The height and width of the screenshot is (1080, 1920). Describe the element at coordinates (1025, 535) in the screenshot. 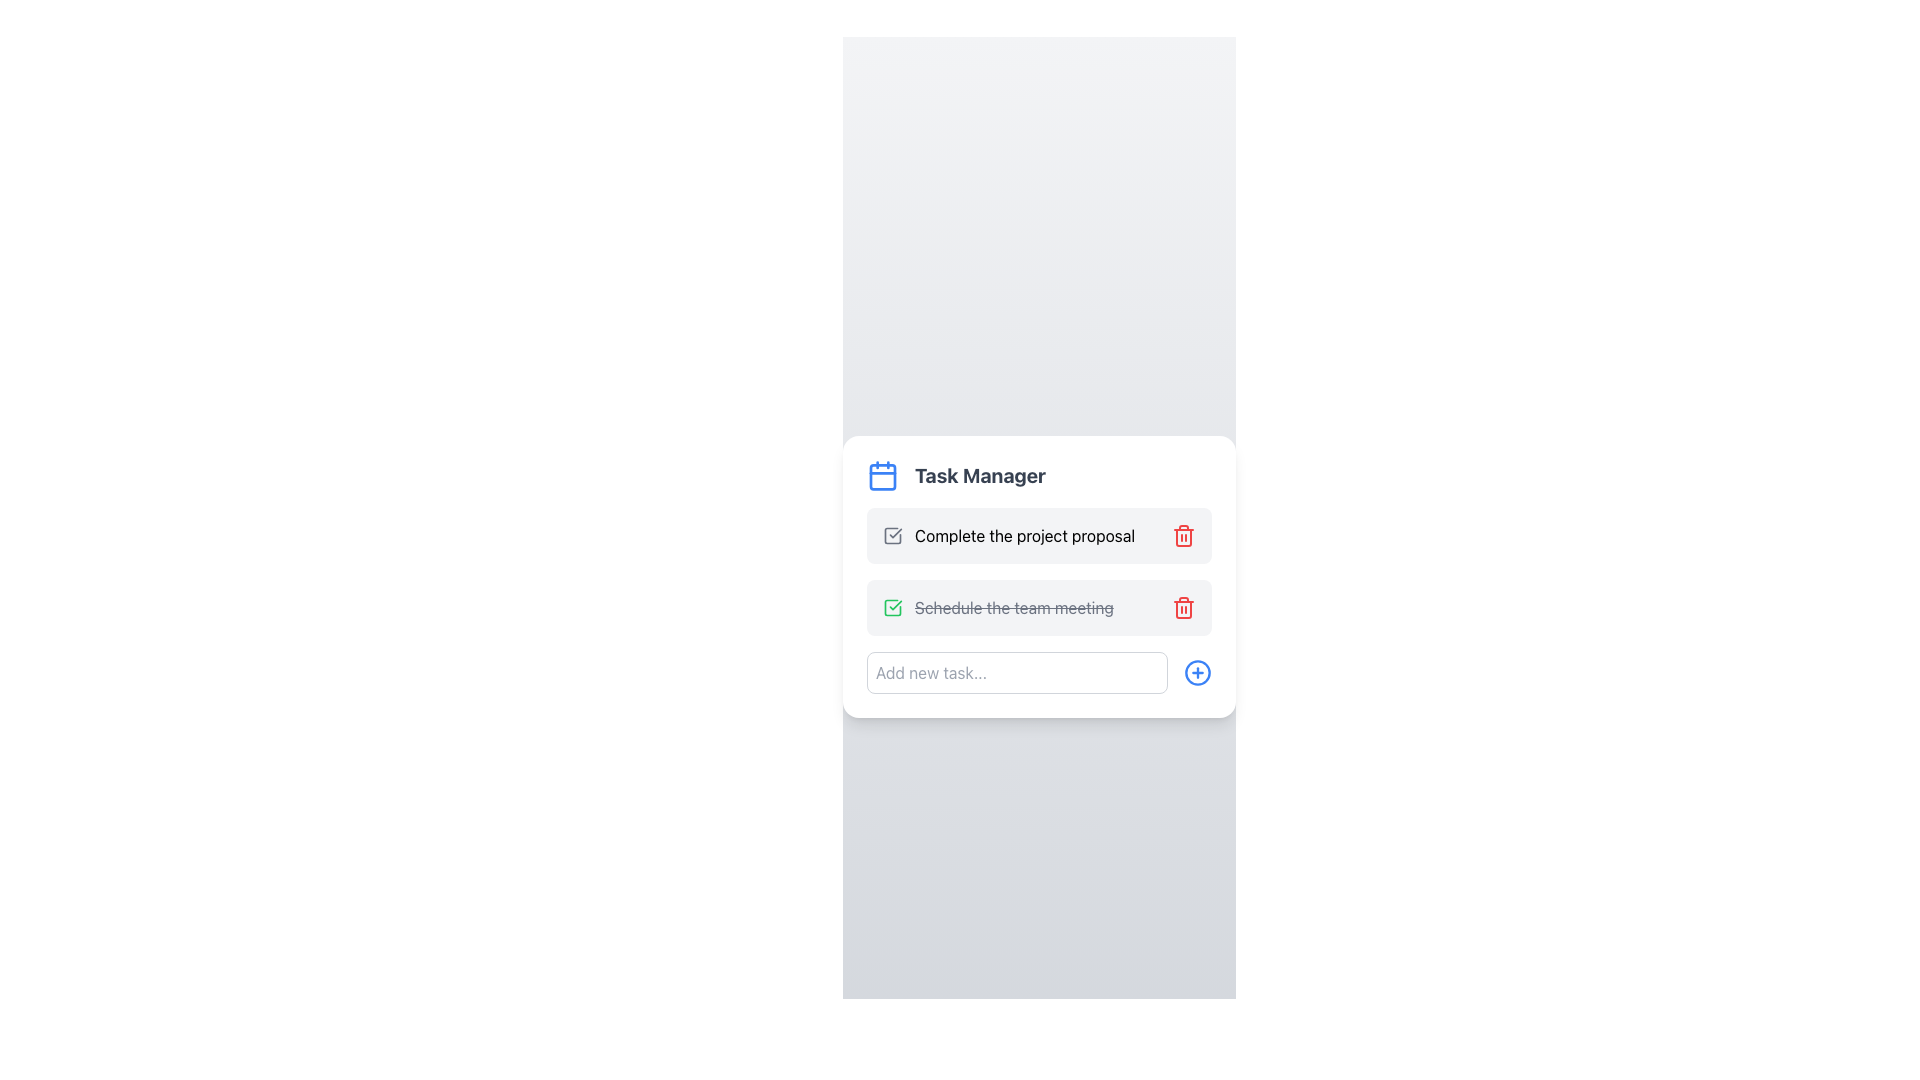

I see `the text label displaying 'Complete the project proposal' within the Task Manager's first task item, located to the right of a checkbox icon` at that location.